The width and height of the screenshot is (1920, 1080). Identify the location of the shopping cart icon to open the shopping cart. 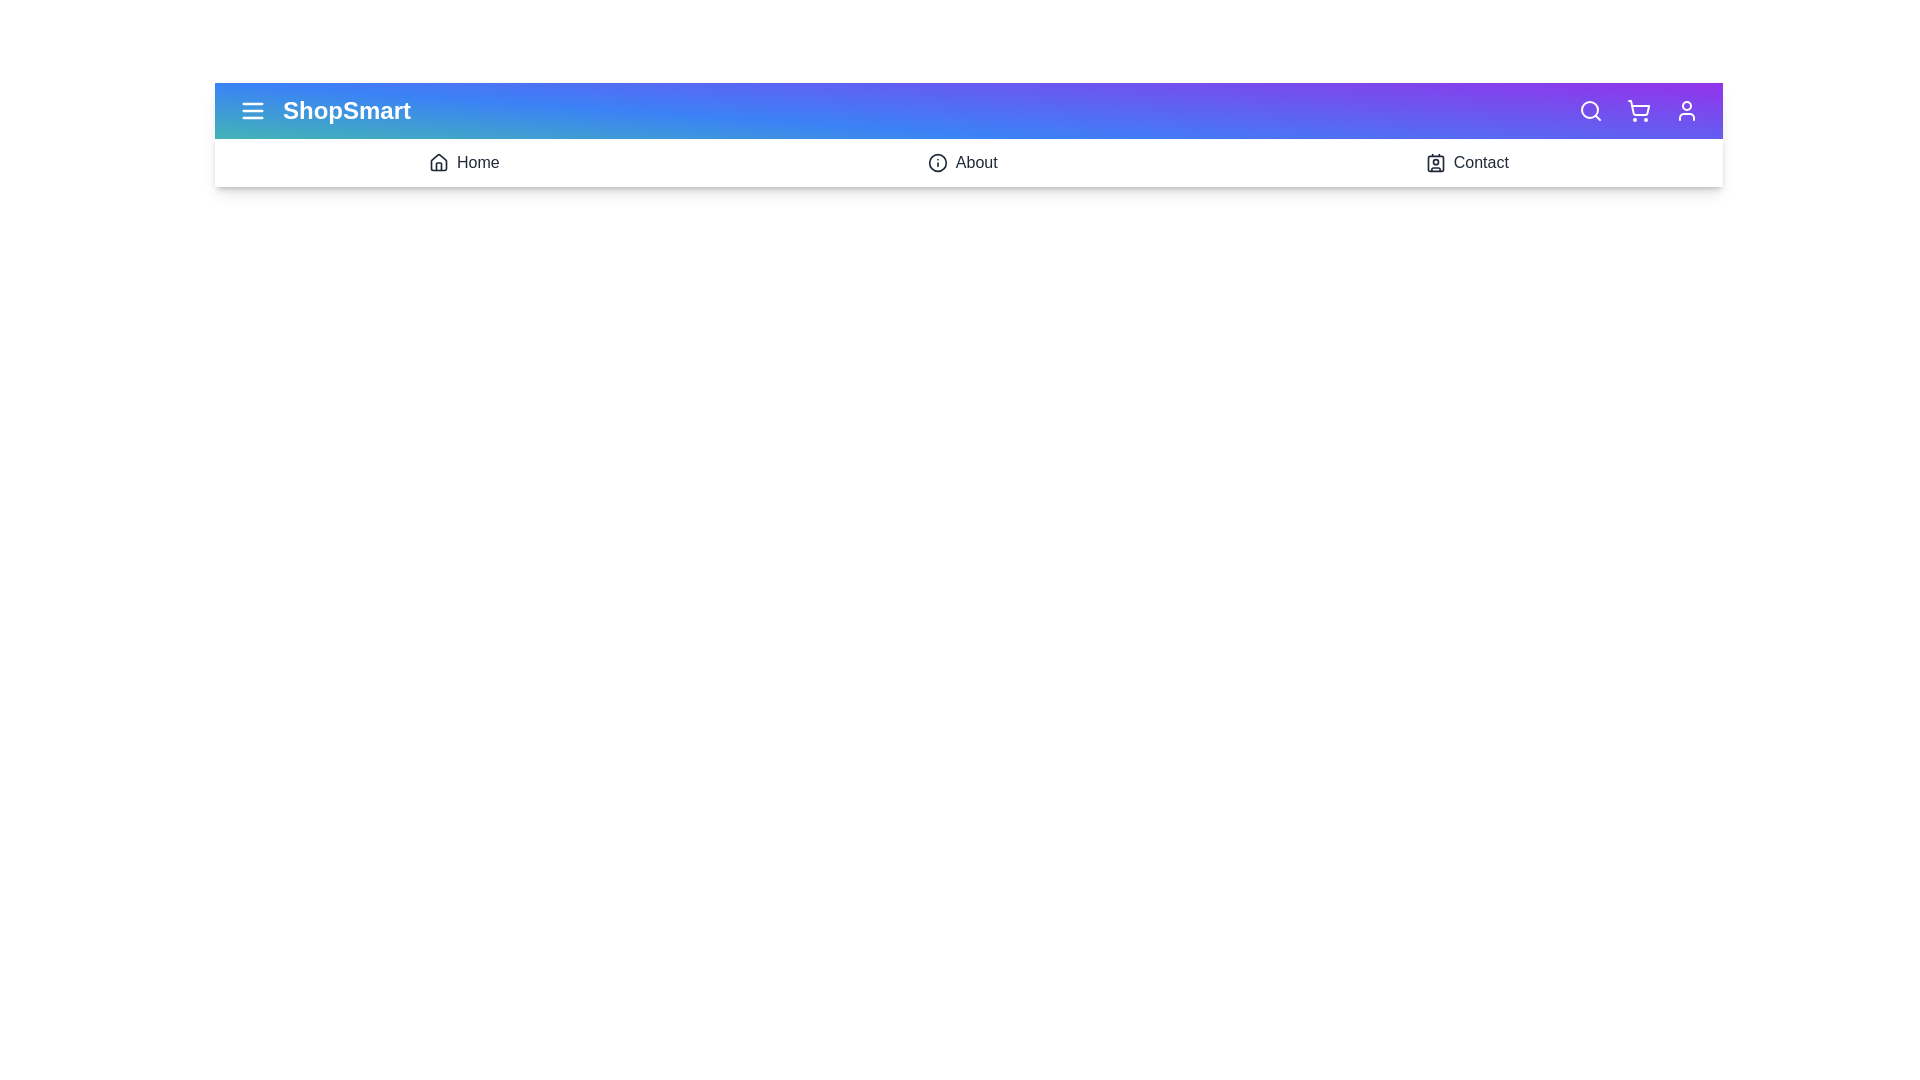
(1638, 111).